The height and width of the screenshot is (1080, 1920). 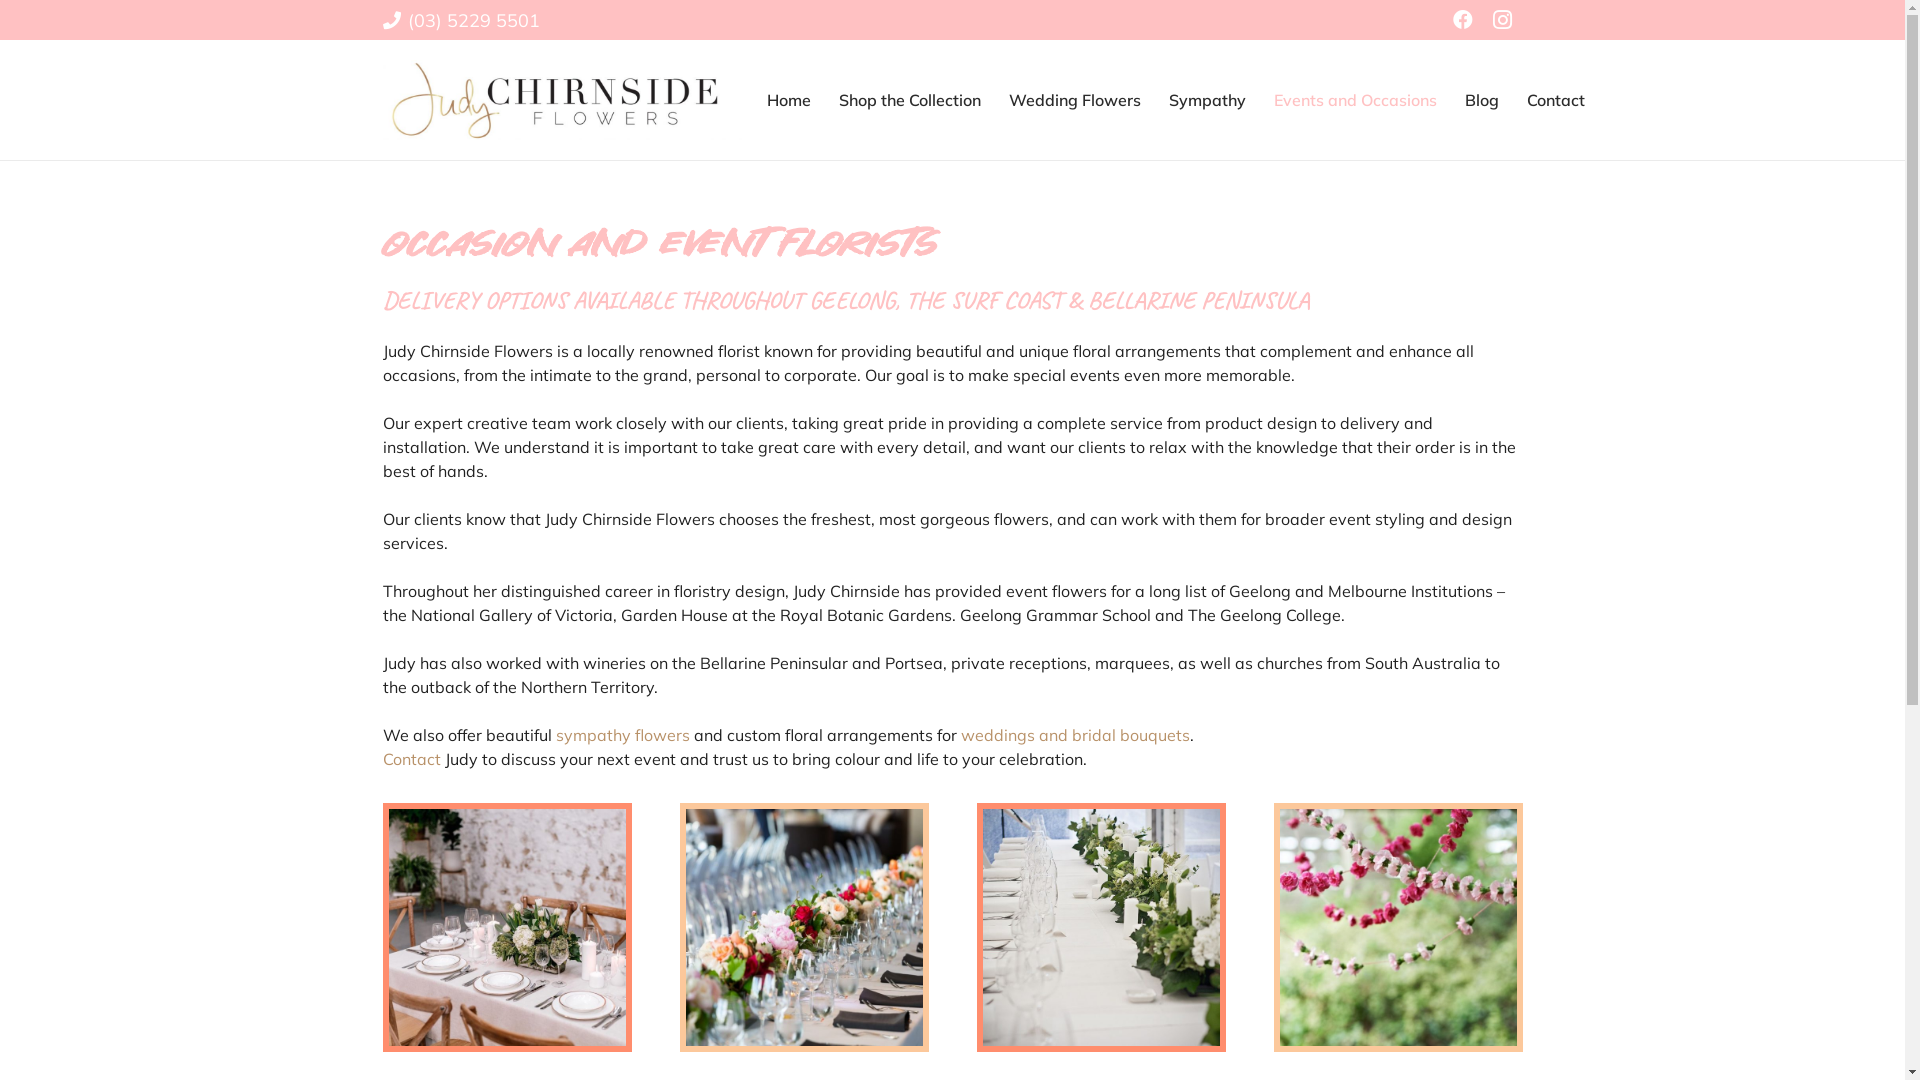 What do you see at coordinates (459, 19) in the screenshot?
I see `'(03) 5229 5501'` at bounding box center [459, 19].